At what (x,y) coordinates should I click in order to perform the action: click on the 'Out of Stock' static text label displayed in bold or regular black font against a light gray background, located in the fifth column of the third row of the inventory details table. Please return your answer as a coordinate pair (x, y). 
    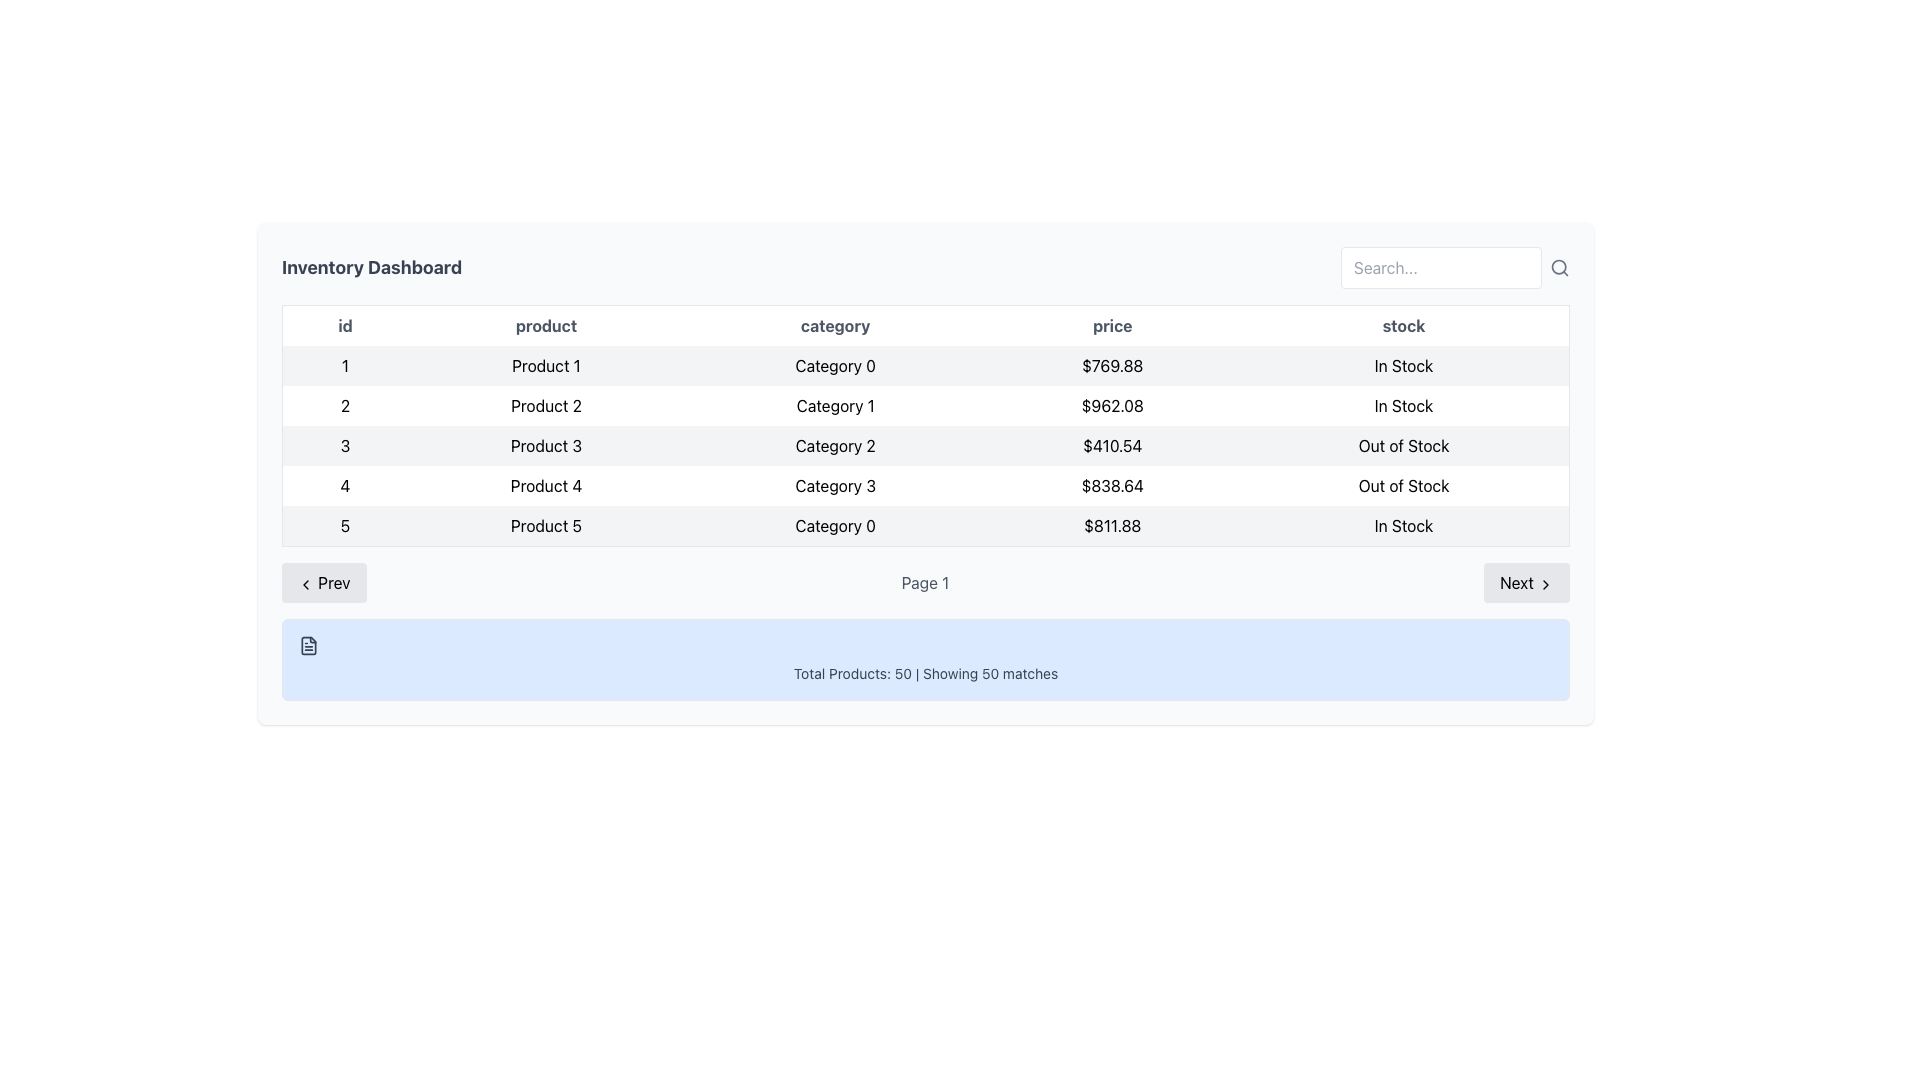
    Looking at the image, I should click on (1403, 445).